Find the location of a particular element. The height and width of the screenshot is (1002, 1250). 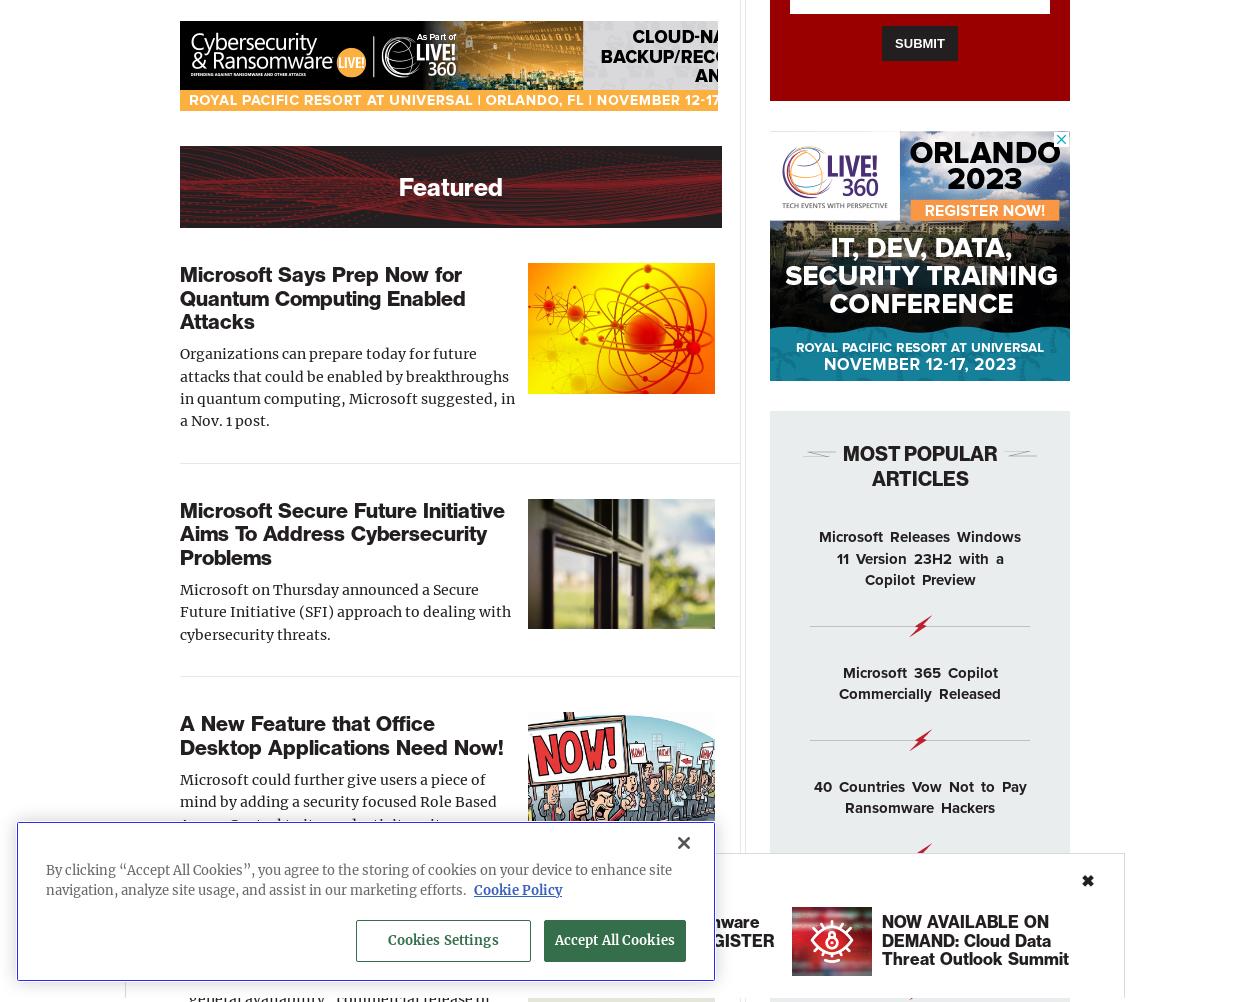

'Hot Resources' is located at coordinates (210, 880).